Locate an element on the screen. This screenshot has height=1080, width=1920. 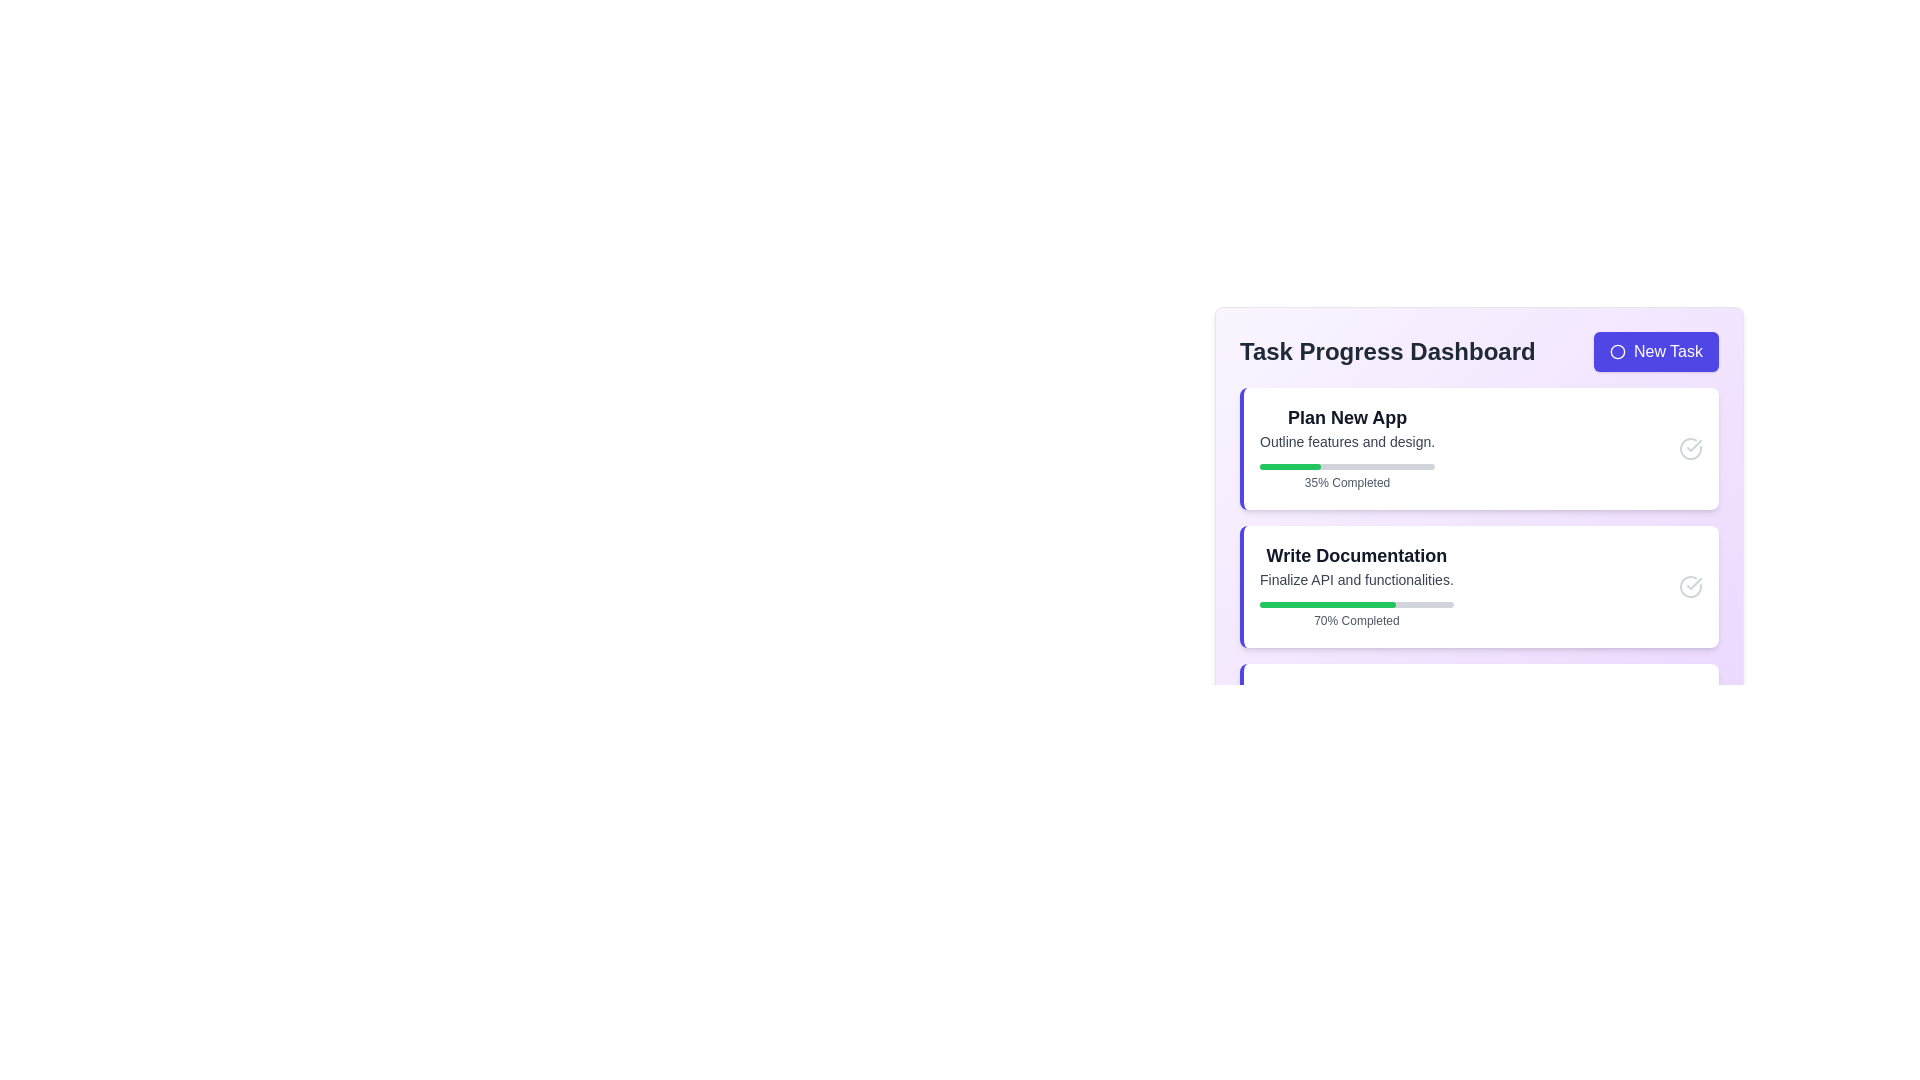
the Progress Indicator with Label located in the 'Write Documentation' card, which visually displays the progress of a task with a percentage is located at coordinates (1356, 609).